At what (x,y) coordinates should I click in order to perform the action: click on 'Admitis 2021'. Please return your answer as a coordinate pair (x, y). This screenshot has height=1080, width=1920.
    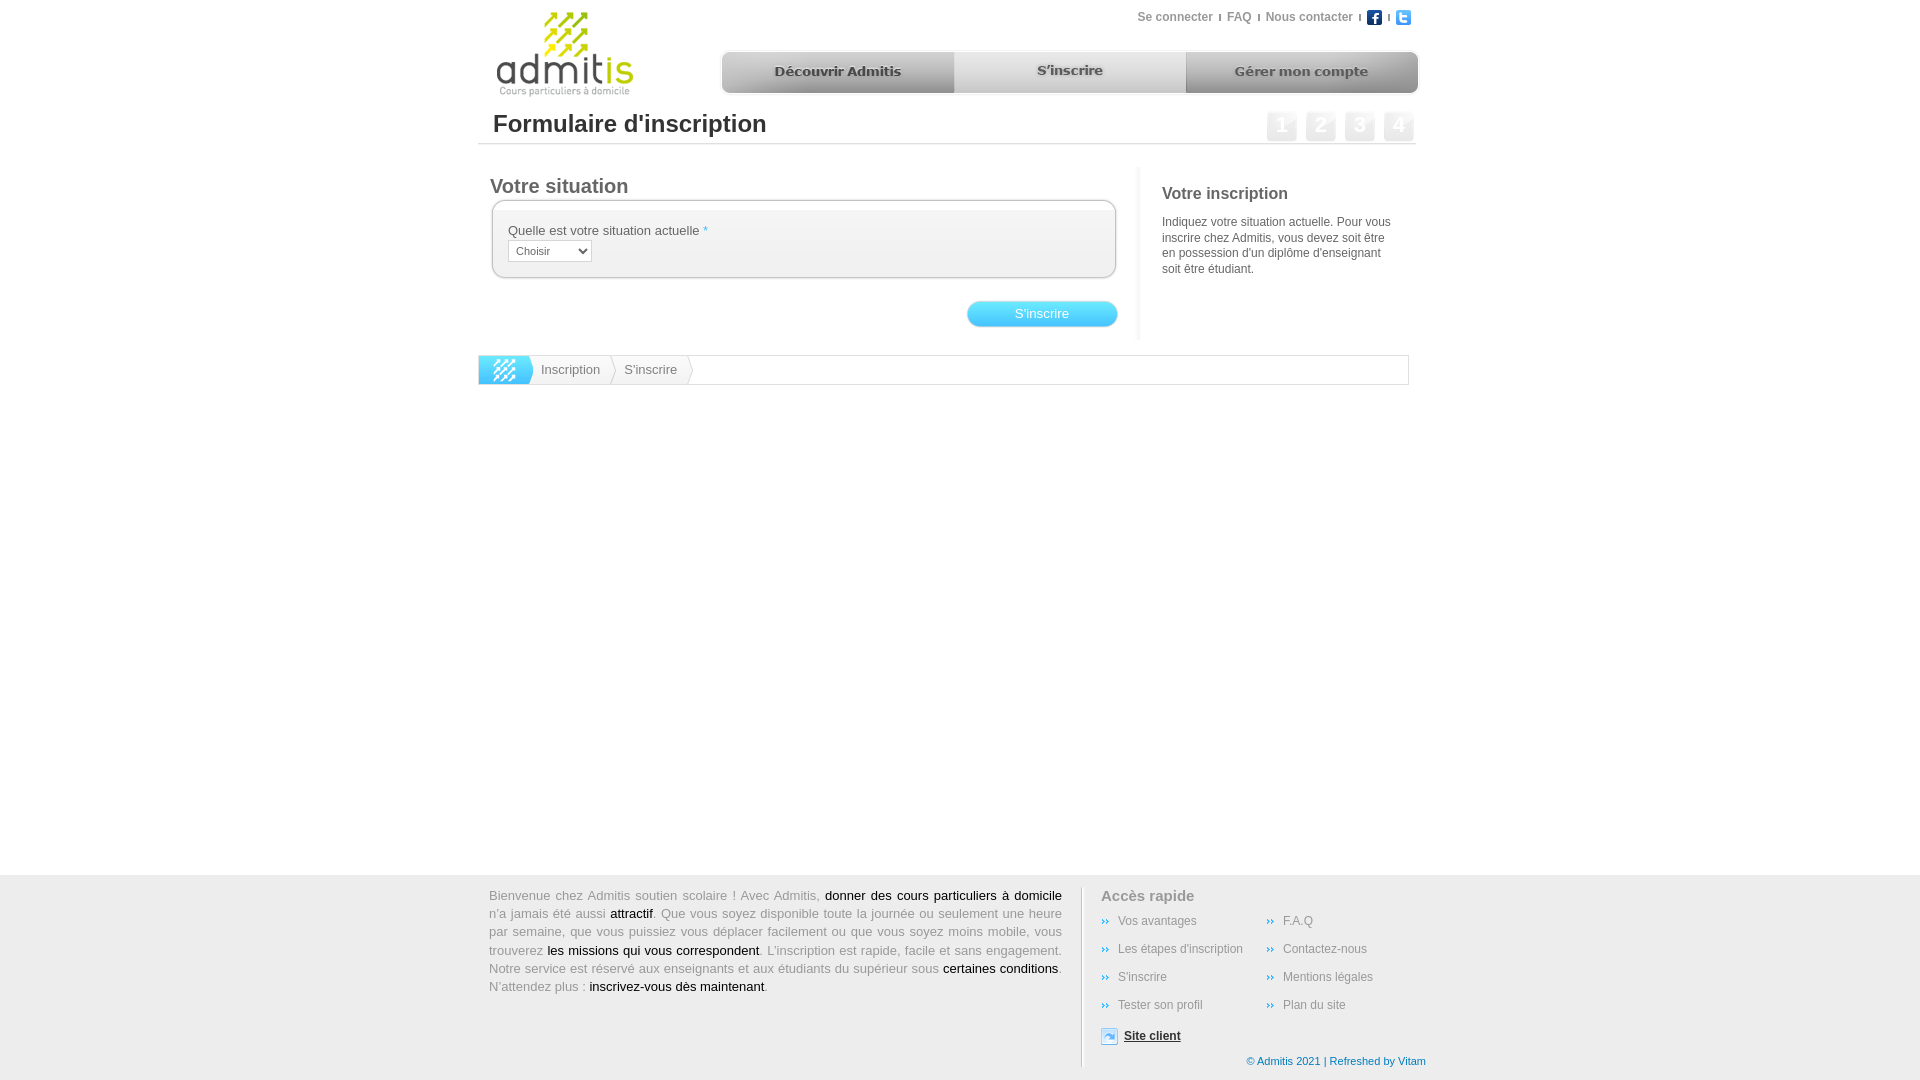
    Looking at the image, I should click on (1289, 1059).